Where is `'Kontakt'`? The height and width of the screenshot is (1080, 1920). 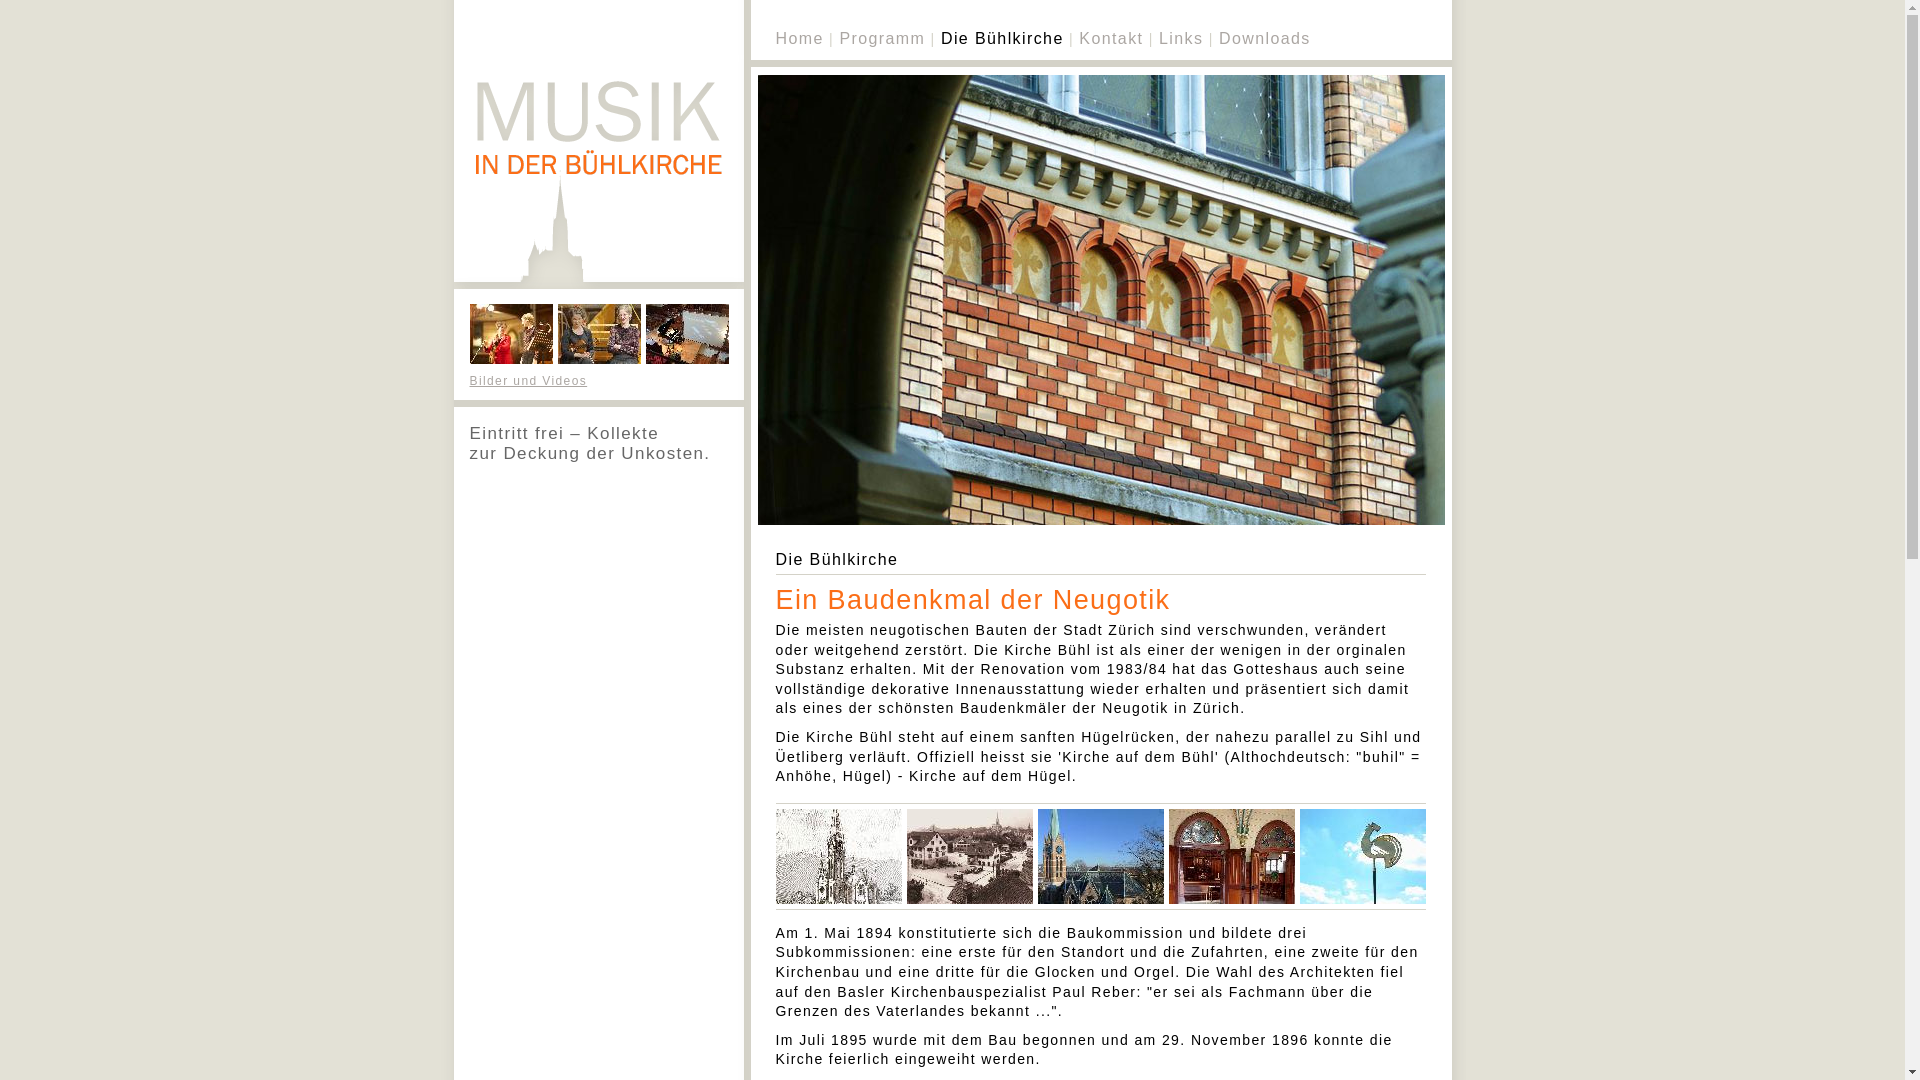 'Kontakt' is located at coordinates (1109, 38).